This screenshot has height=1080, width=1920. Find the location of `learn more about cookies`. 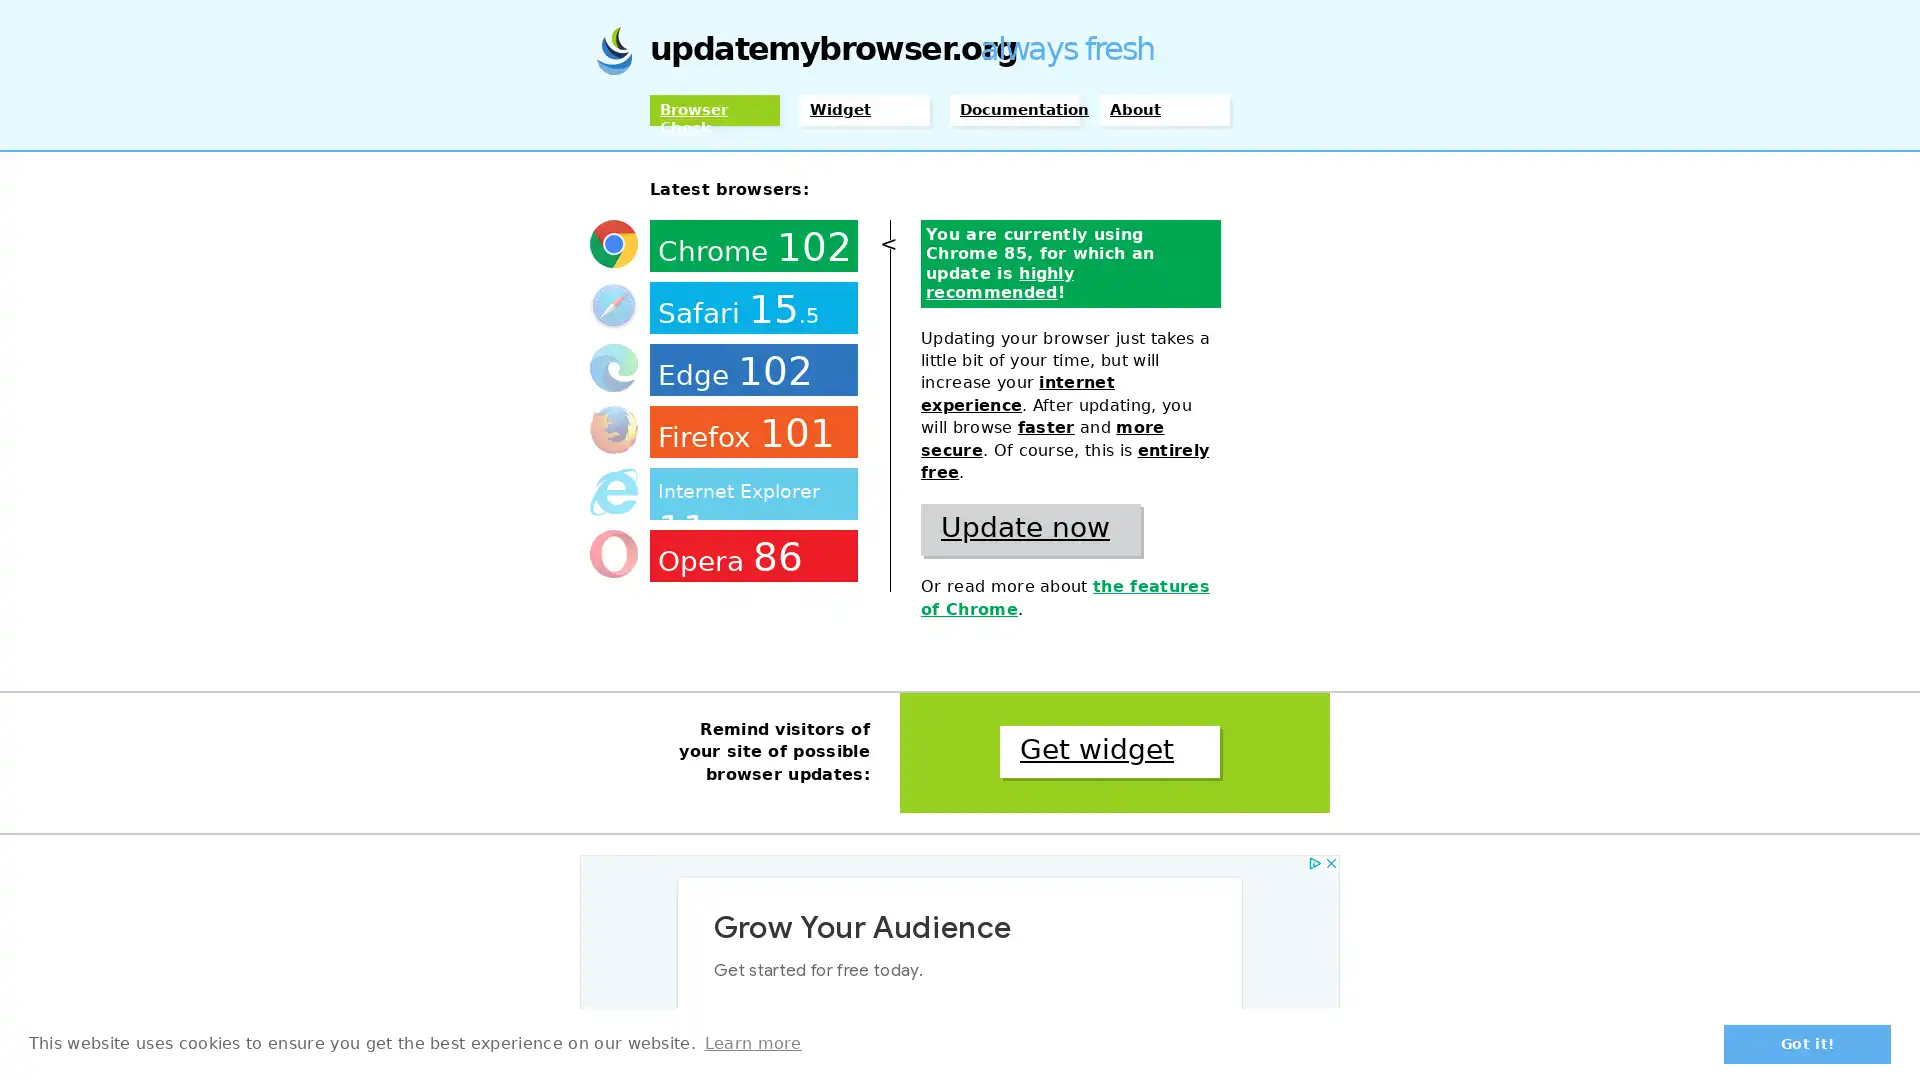

learn more about cookies is located at coordinates (751, 1043).